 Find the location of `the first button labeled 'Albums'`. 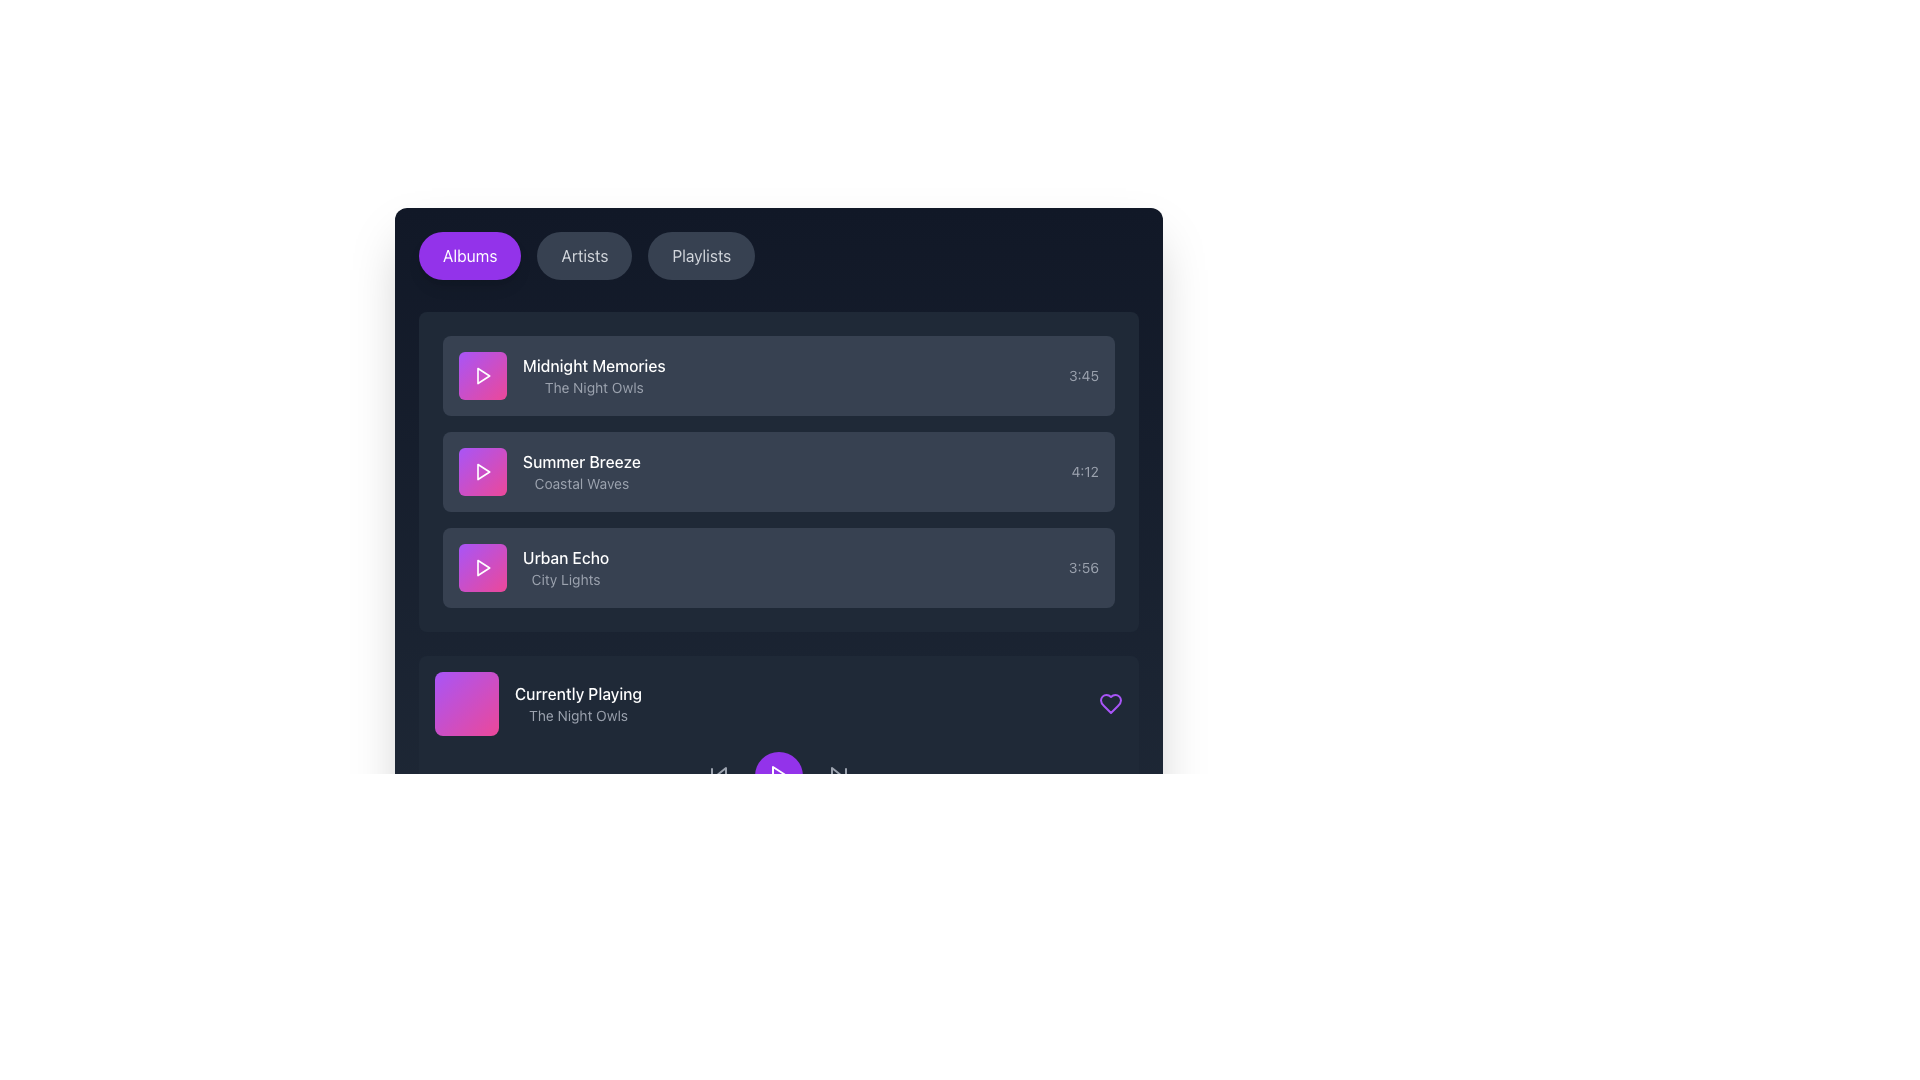

the first button labeled 'Albums' is located at coordinates (469, 254).